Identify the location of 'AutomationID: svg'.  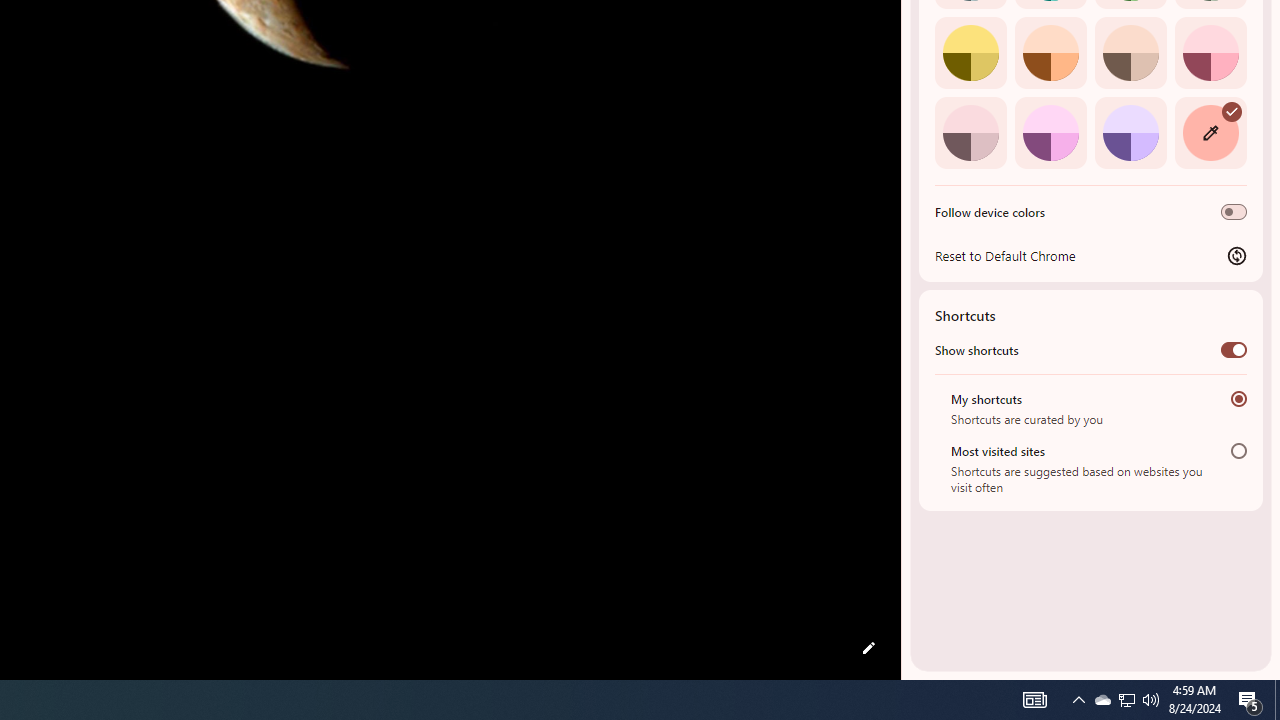
(1231, 111).